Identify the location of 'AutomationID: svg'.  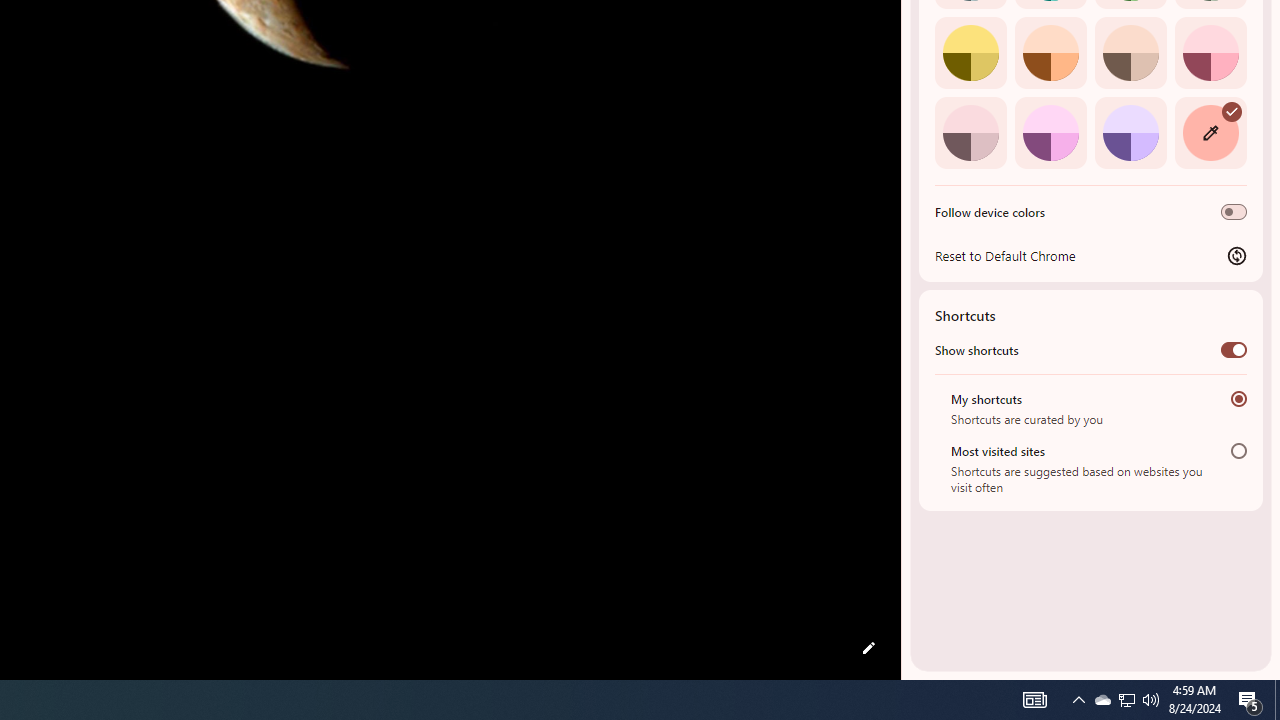
(1231, 111).